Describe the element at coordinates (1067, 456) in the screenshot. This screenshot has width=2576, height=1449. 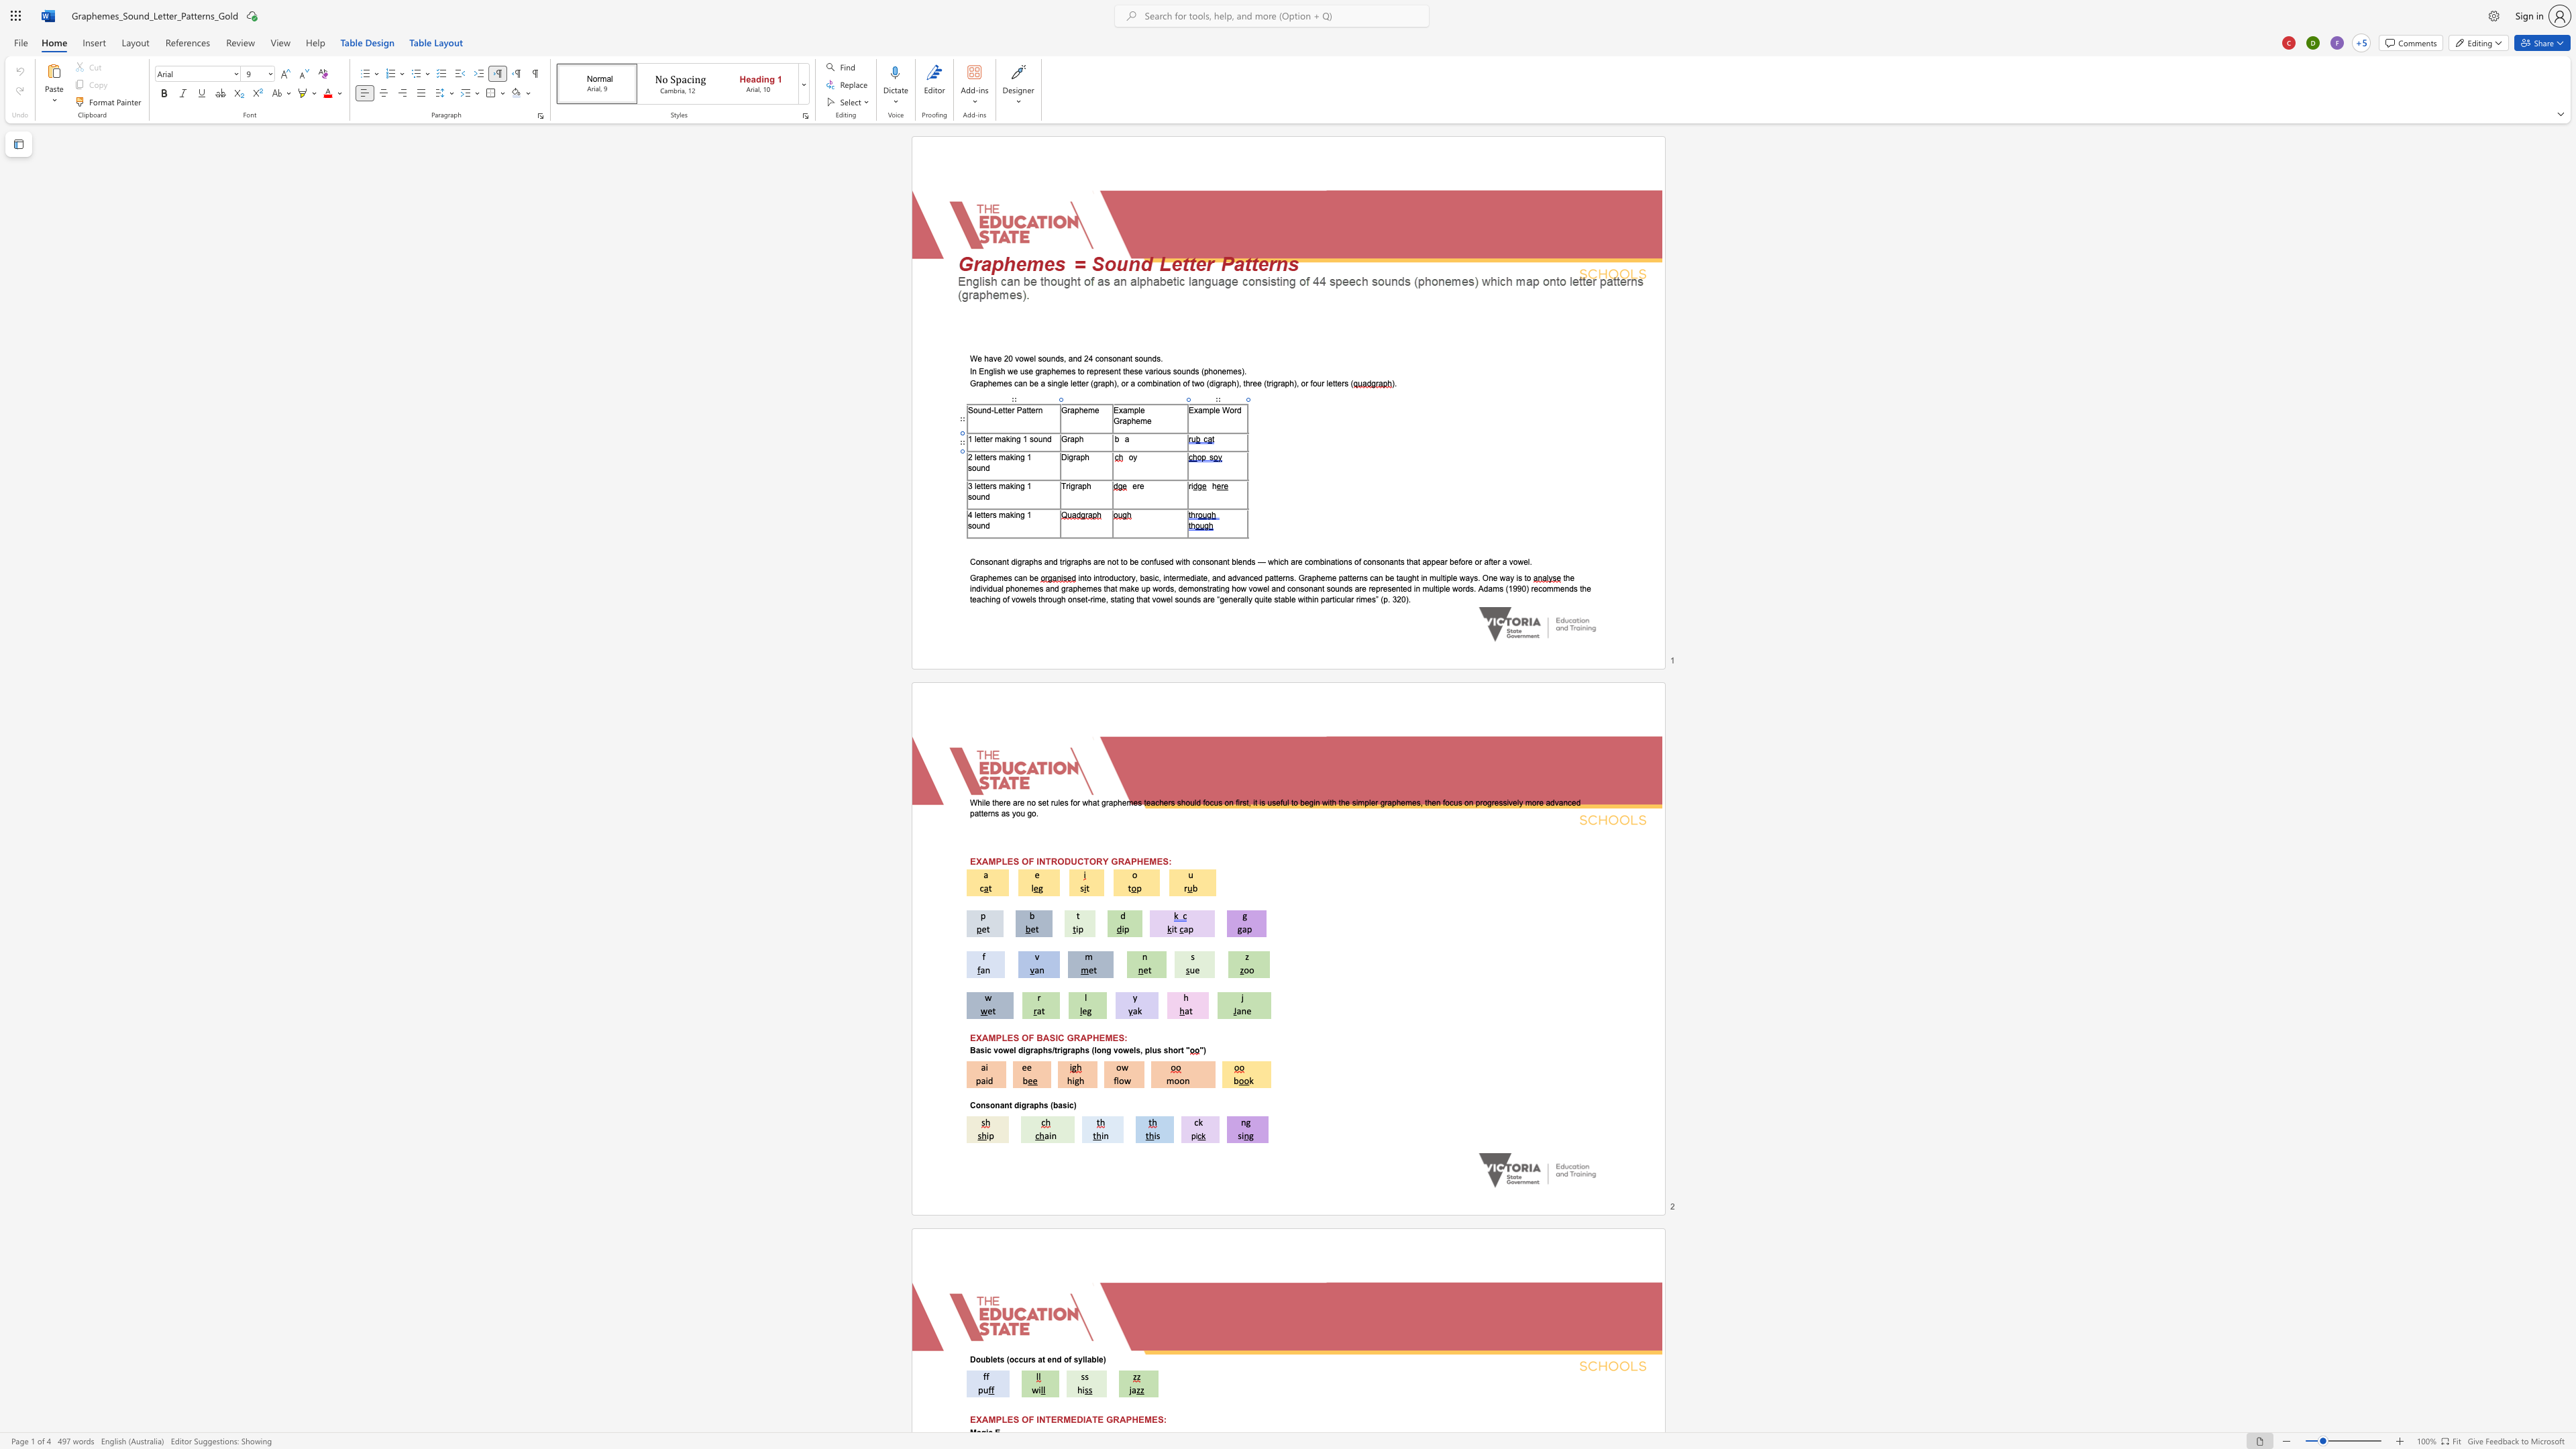
I see `the 1th character "i" in the text` at that location.